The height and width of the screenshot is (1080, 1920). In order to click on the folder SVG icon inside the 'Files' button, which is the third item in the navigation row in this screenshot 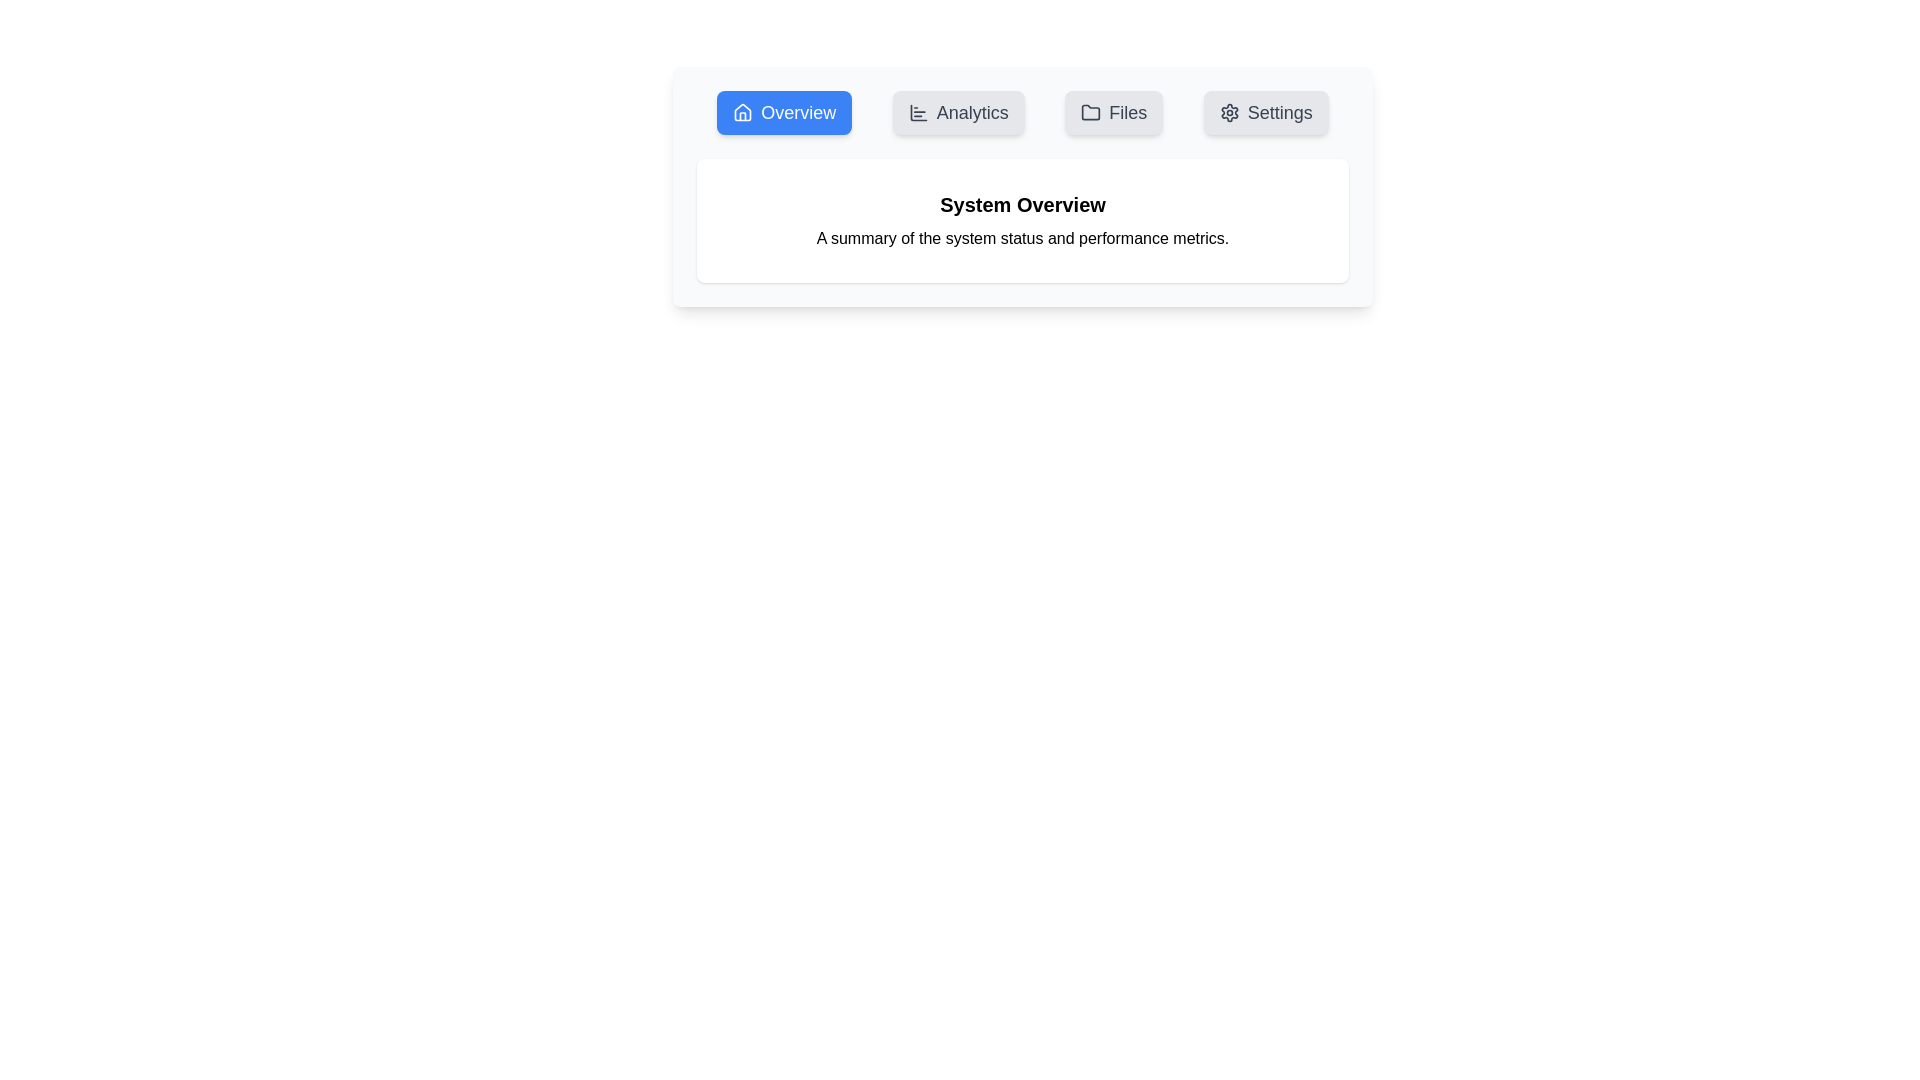, I will do `click(1090, 112)`.